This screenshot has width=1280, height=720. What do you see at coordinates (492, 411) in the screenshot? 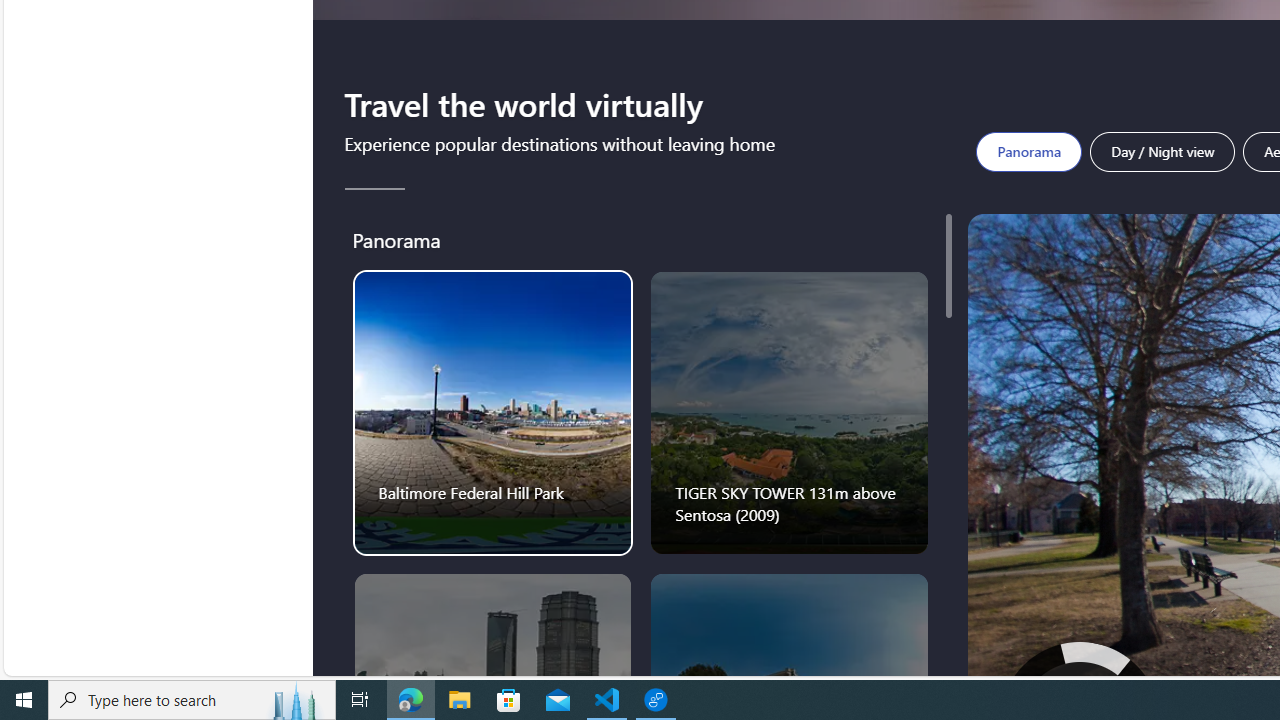
I see `'Baltimore Federal Hill Park'` at bounding box center [492, 411].